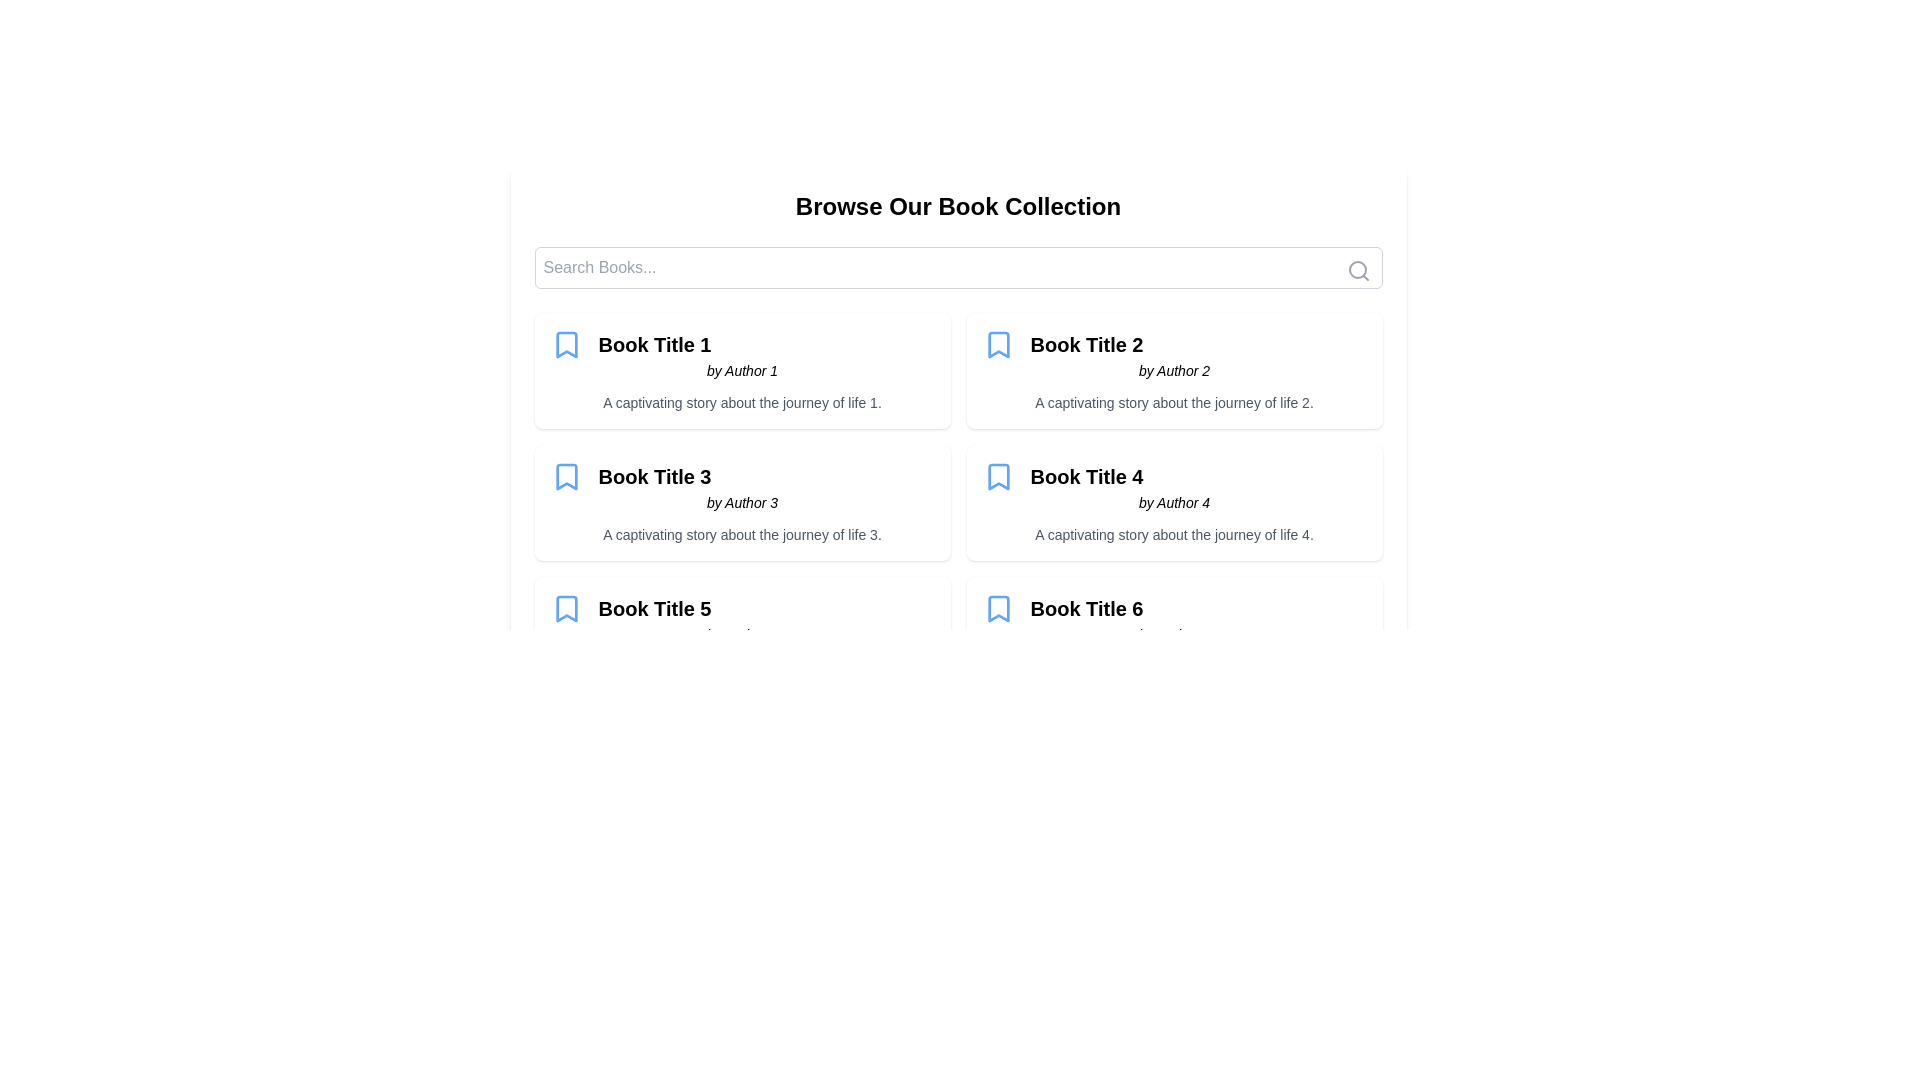 The image size is (1920, 1080). What do you see at coordinates (998, 477) in the screenshot?
I see `the bookmark icon adjacent to 'Book Title 4' to bookmark the item for further reference` at bounding box center [998, 477].